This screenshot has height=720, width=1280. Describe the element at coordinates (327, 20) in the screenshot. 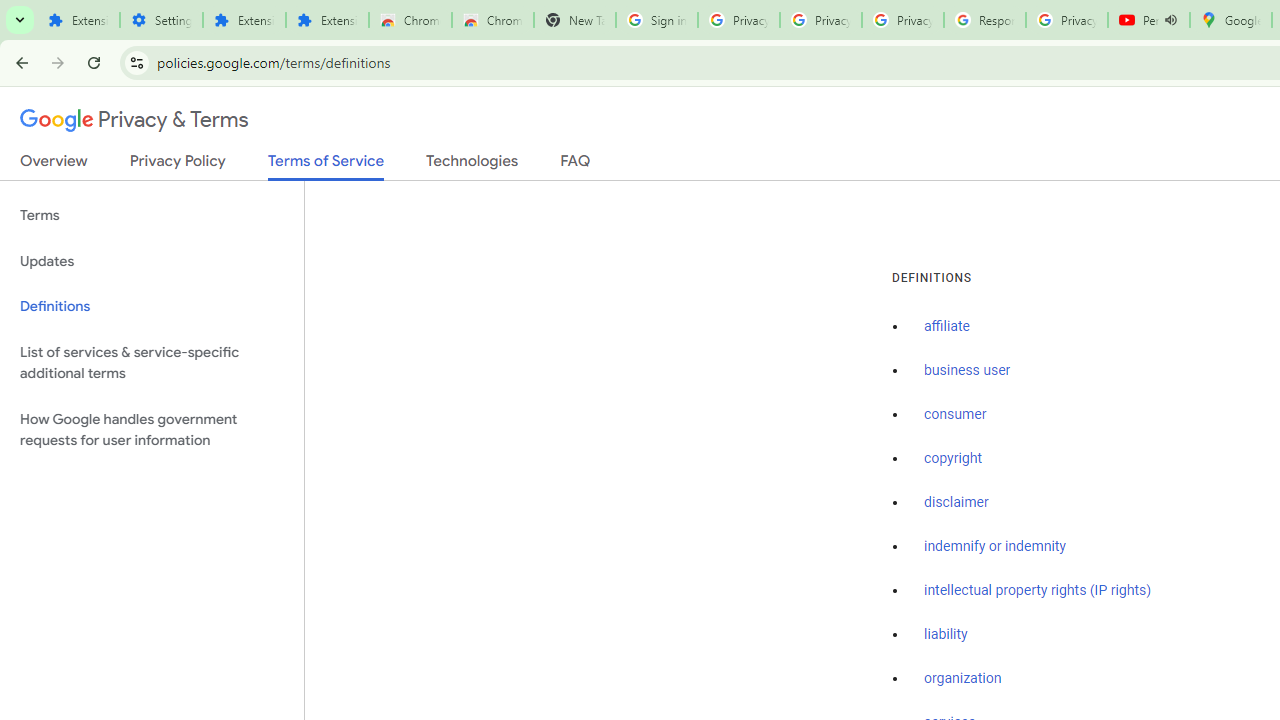

I see `'Extensions'` at that location.